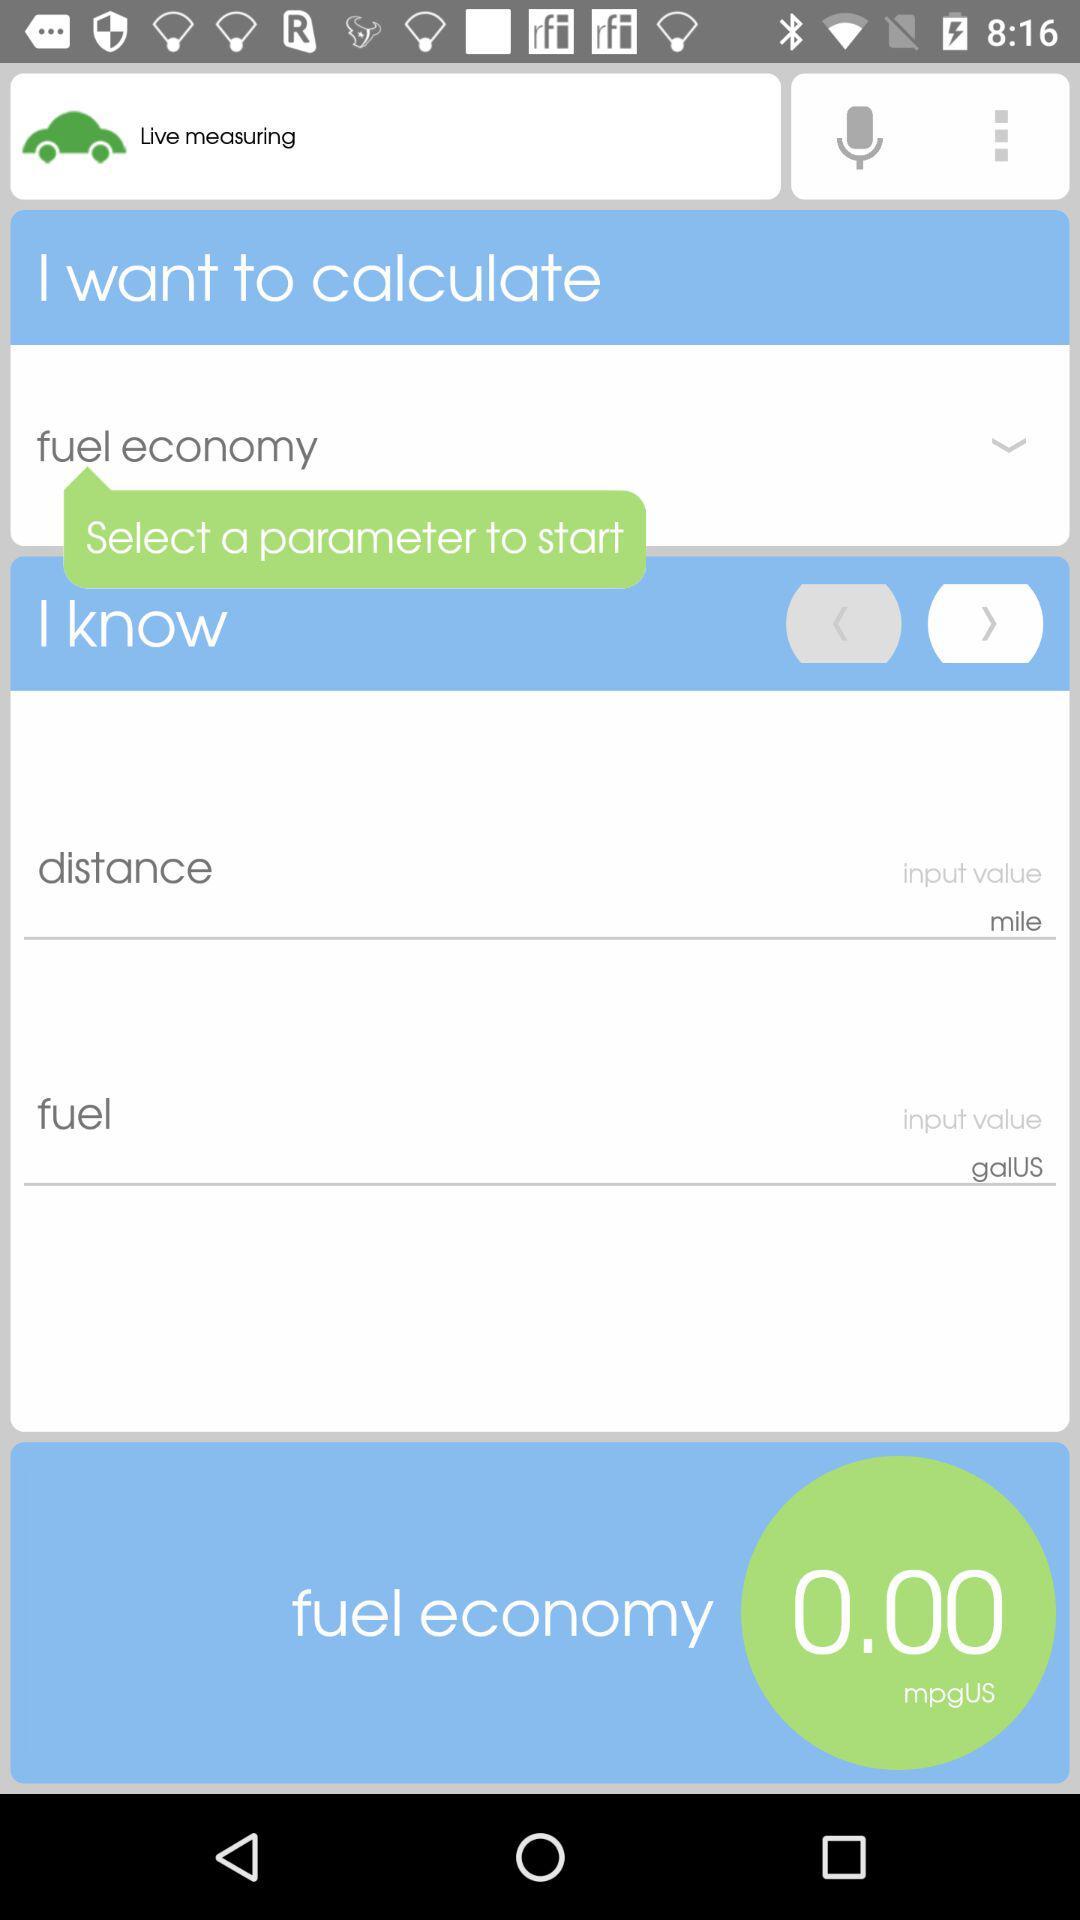  What do you see at coordinates (858, 135) in the screenshot?
I see `vocal assistant` at bounding box center [858, 135].